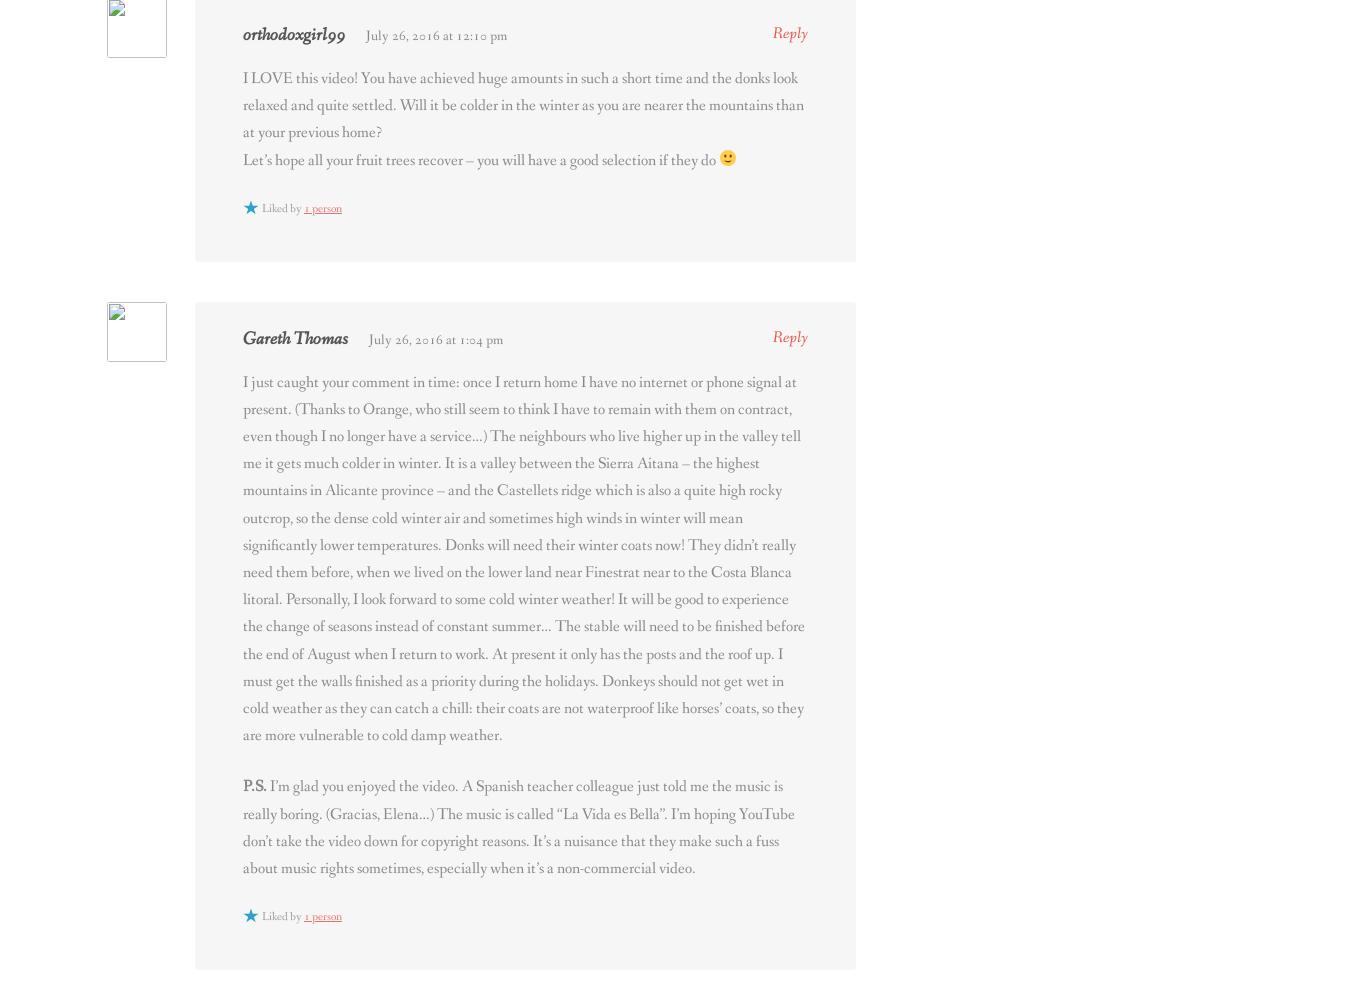 Image resolution: width=1366 pixels, height=1004 pixels. What do you see at coordinates (293, 34) in the screenshot?
I see `'orthodoxgirl99'` at bounding box center [293, 34].